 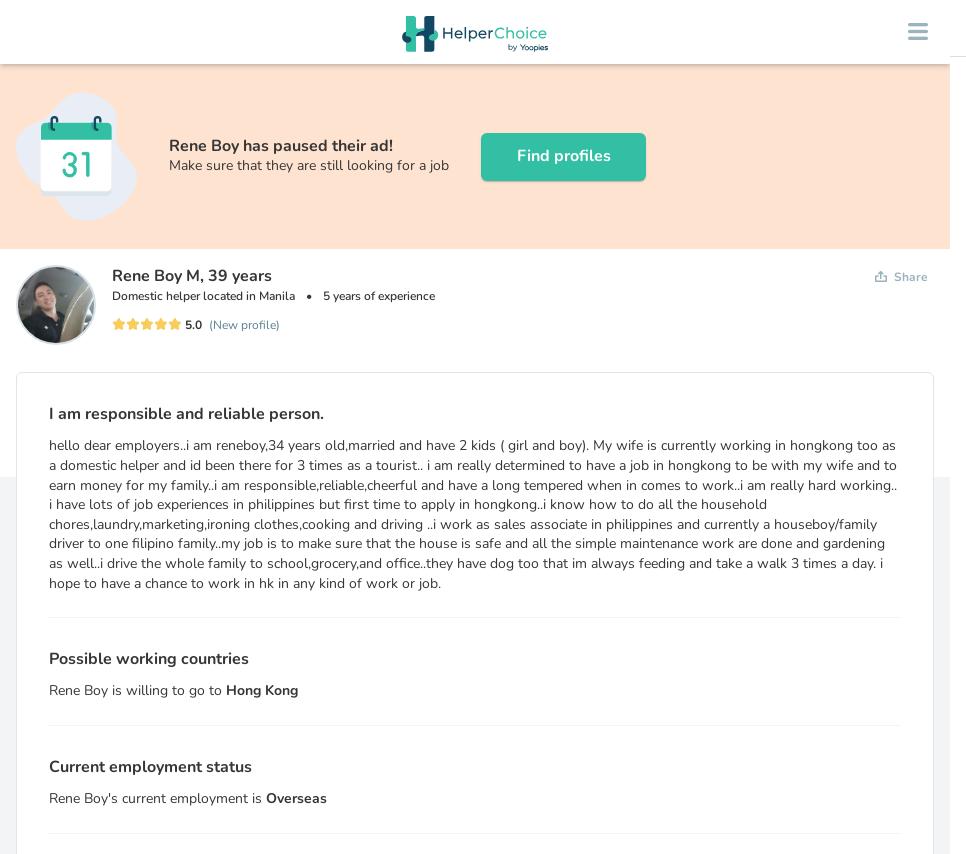 What do you see at coordinates (137, 689) in the screenshot?
I see `'Rene Boy is willing to go to'` at bounding box center [137, 689].